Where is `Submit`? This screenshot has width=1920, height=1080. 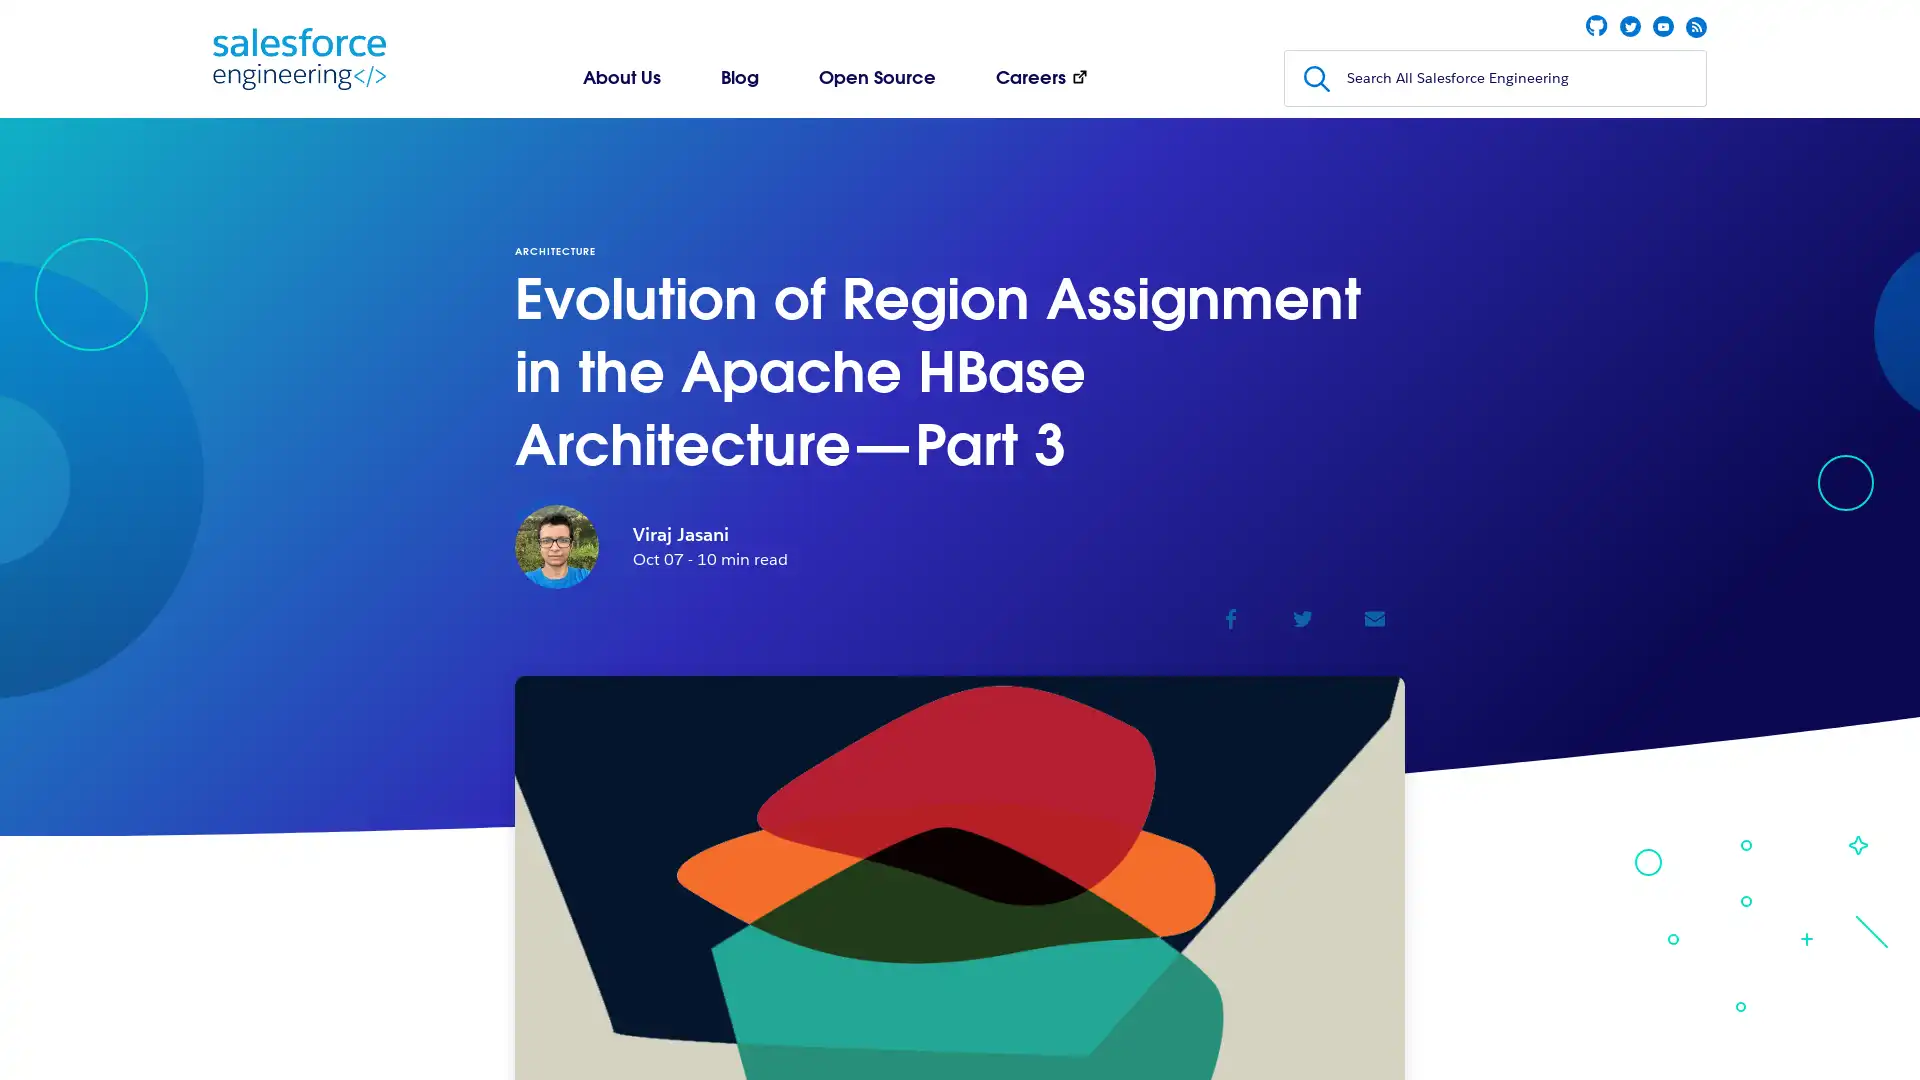 Submit is located at coordinates (1705, 48).